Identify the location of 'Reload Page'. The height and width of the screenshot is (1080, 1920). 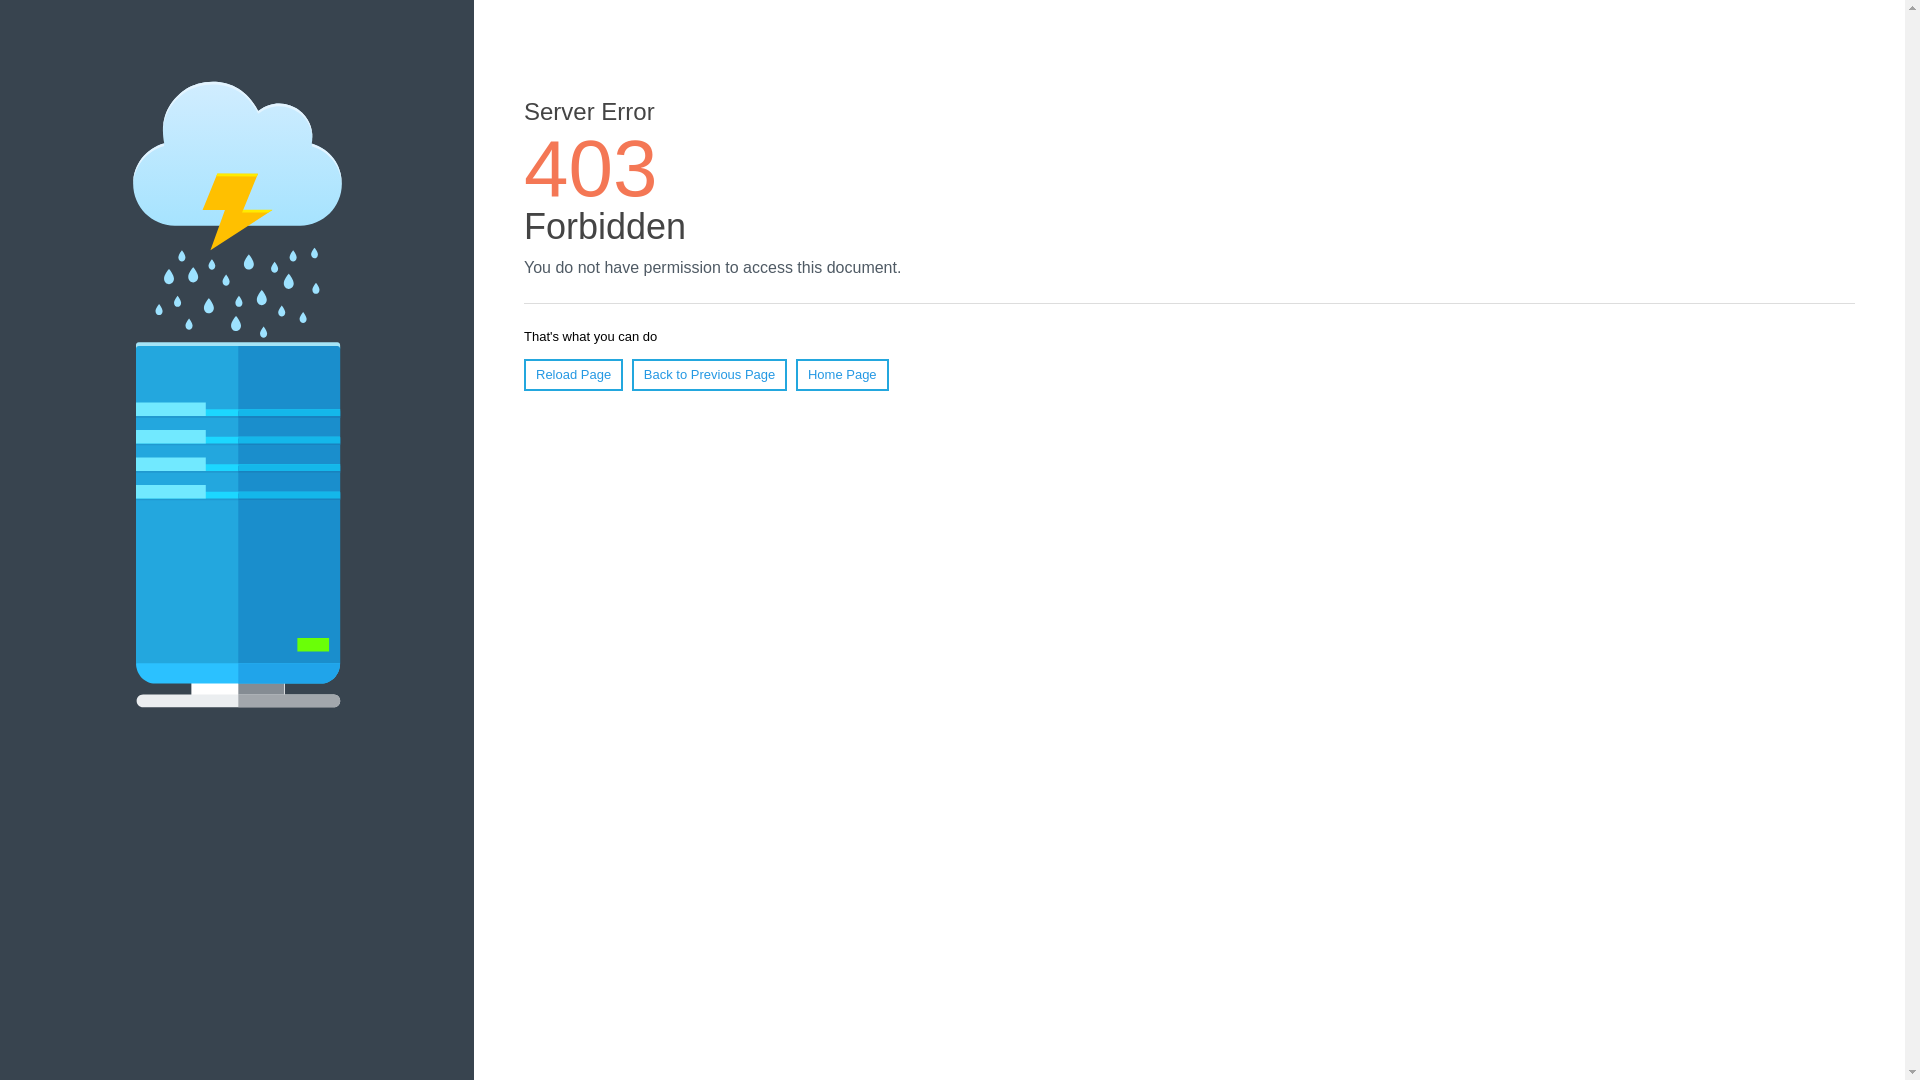
(572, 374).